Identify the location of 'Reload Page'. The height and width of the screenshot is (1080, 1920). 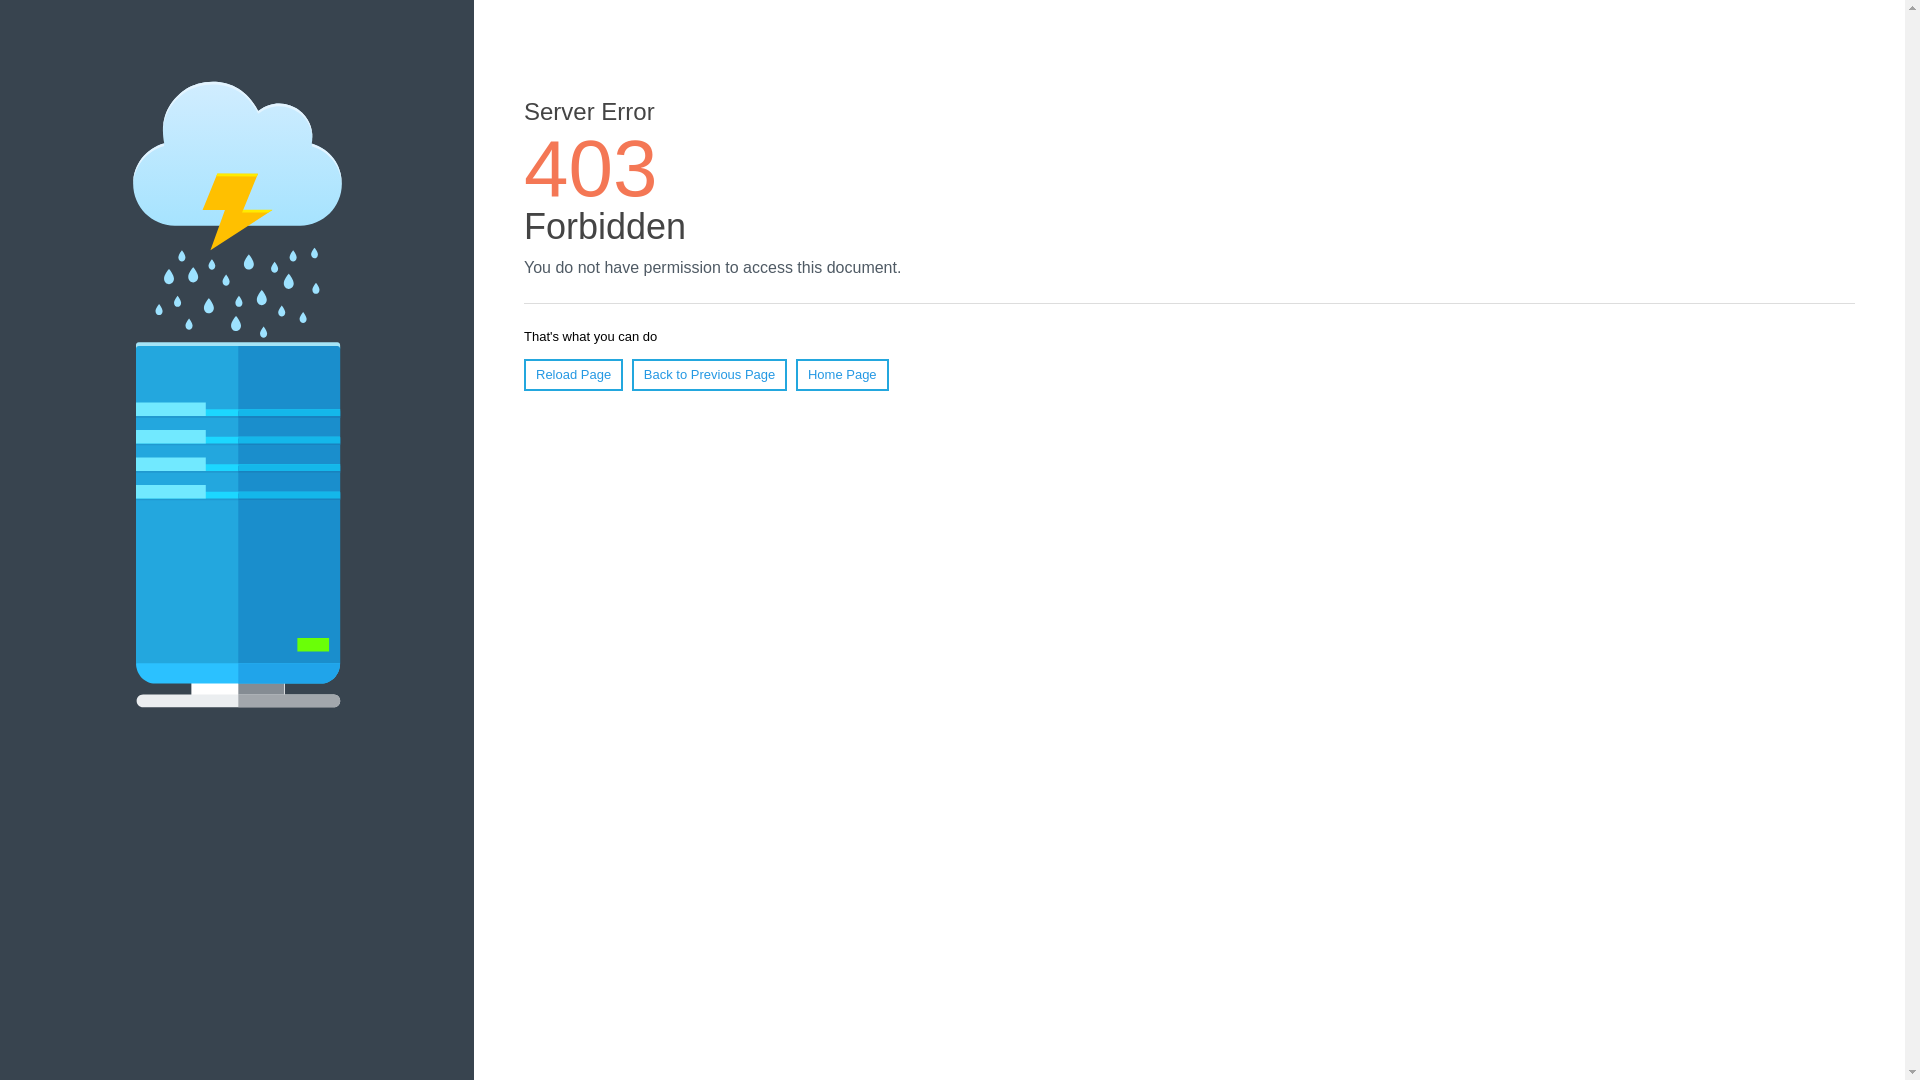
(572, 374).